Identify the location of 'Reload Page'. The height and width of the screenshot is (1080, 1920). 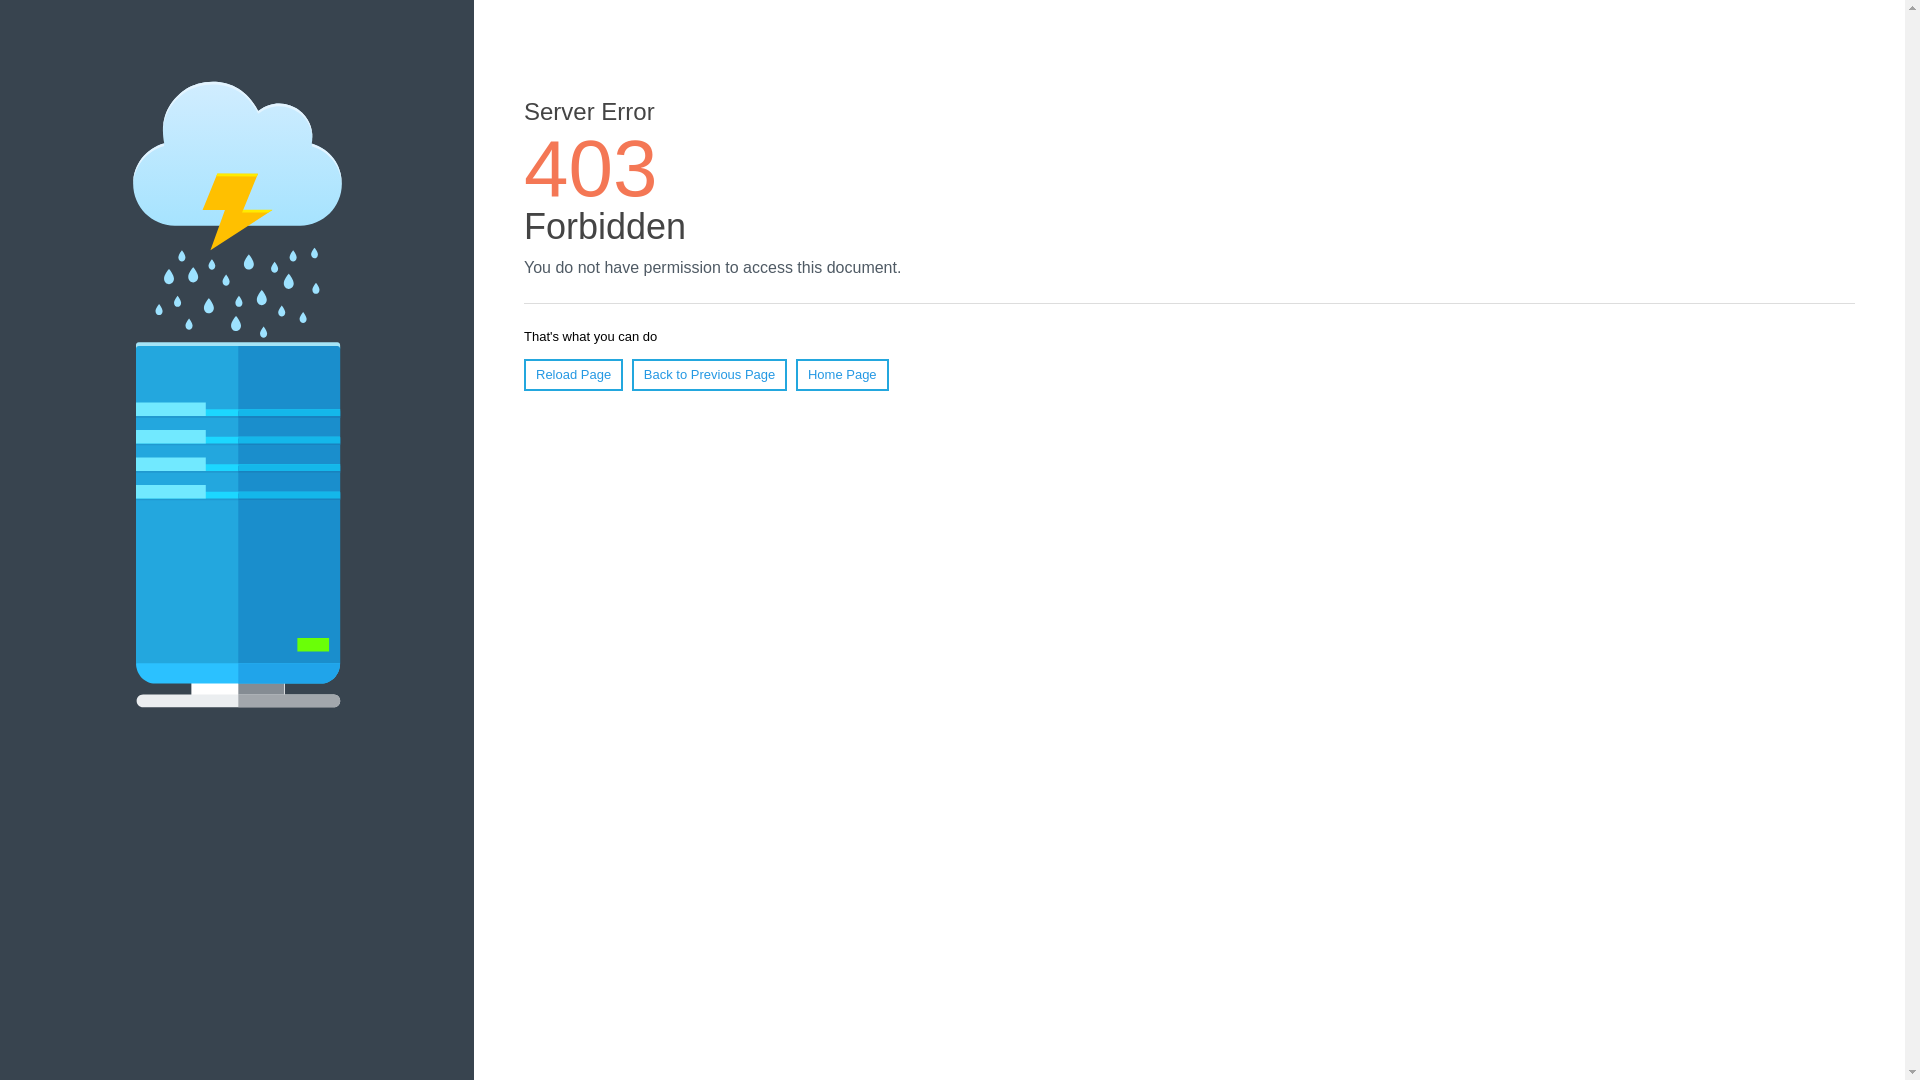
(572, 374).